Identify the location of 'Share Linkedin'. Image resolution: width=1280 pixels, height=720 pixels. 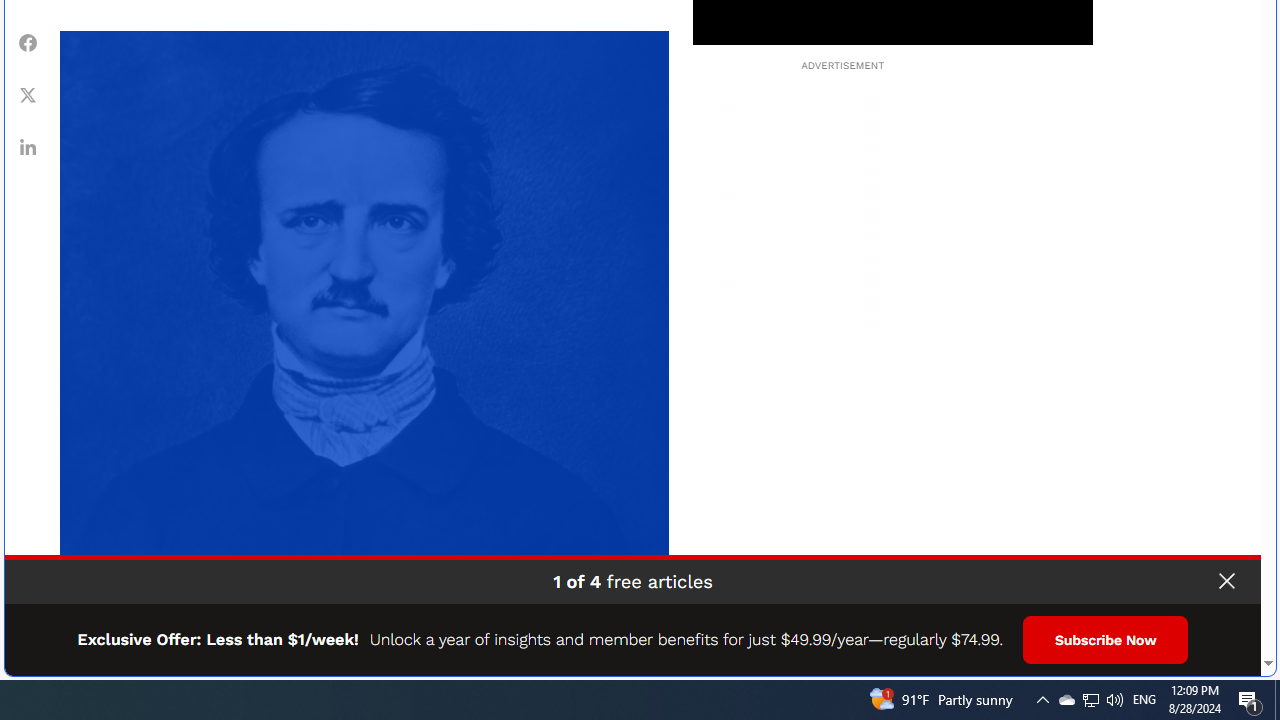
(28, 146).